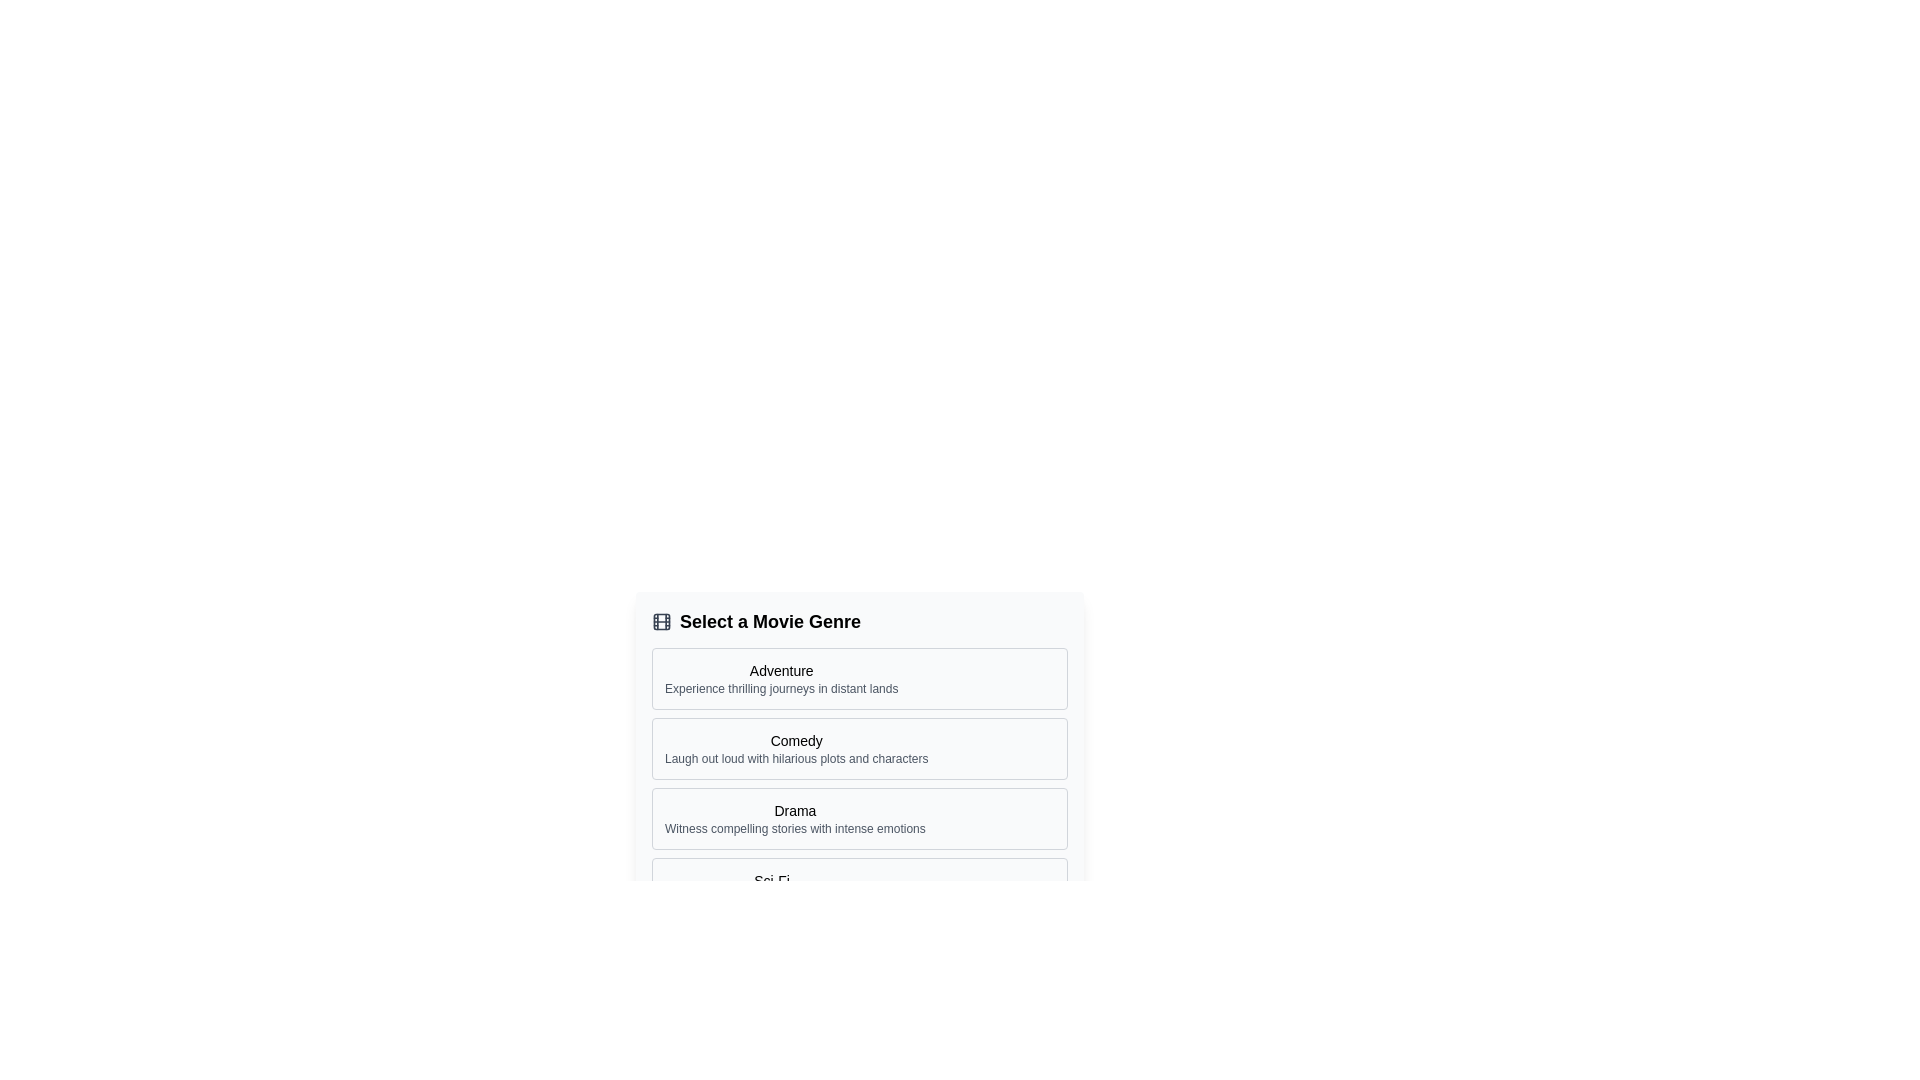 This screenshot has width=1920, height=1080. I want to click on the label that denotes the Sci-Fi movie genre, located in the bottommost genre section under 'Select a Movie Genre', so click(771, 879).